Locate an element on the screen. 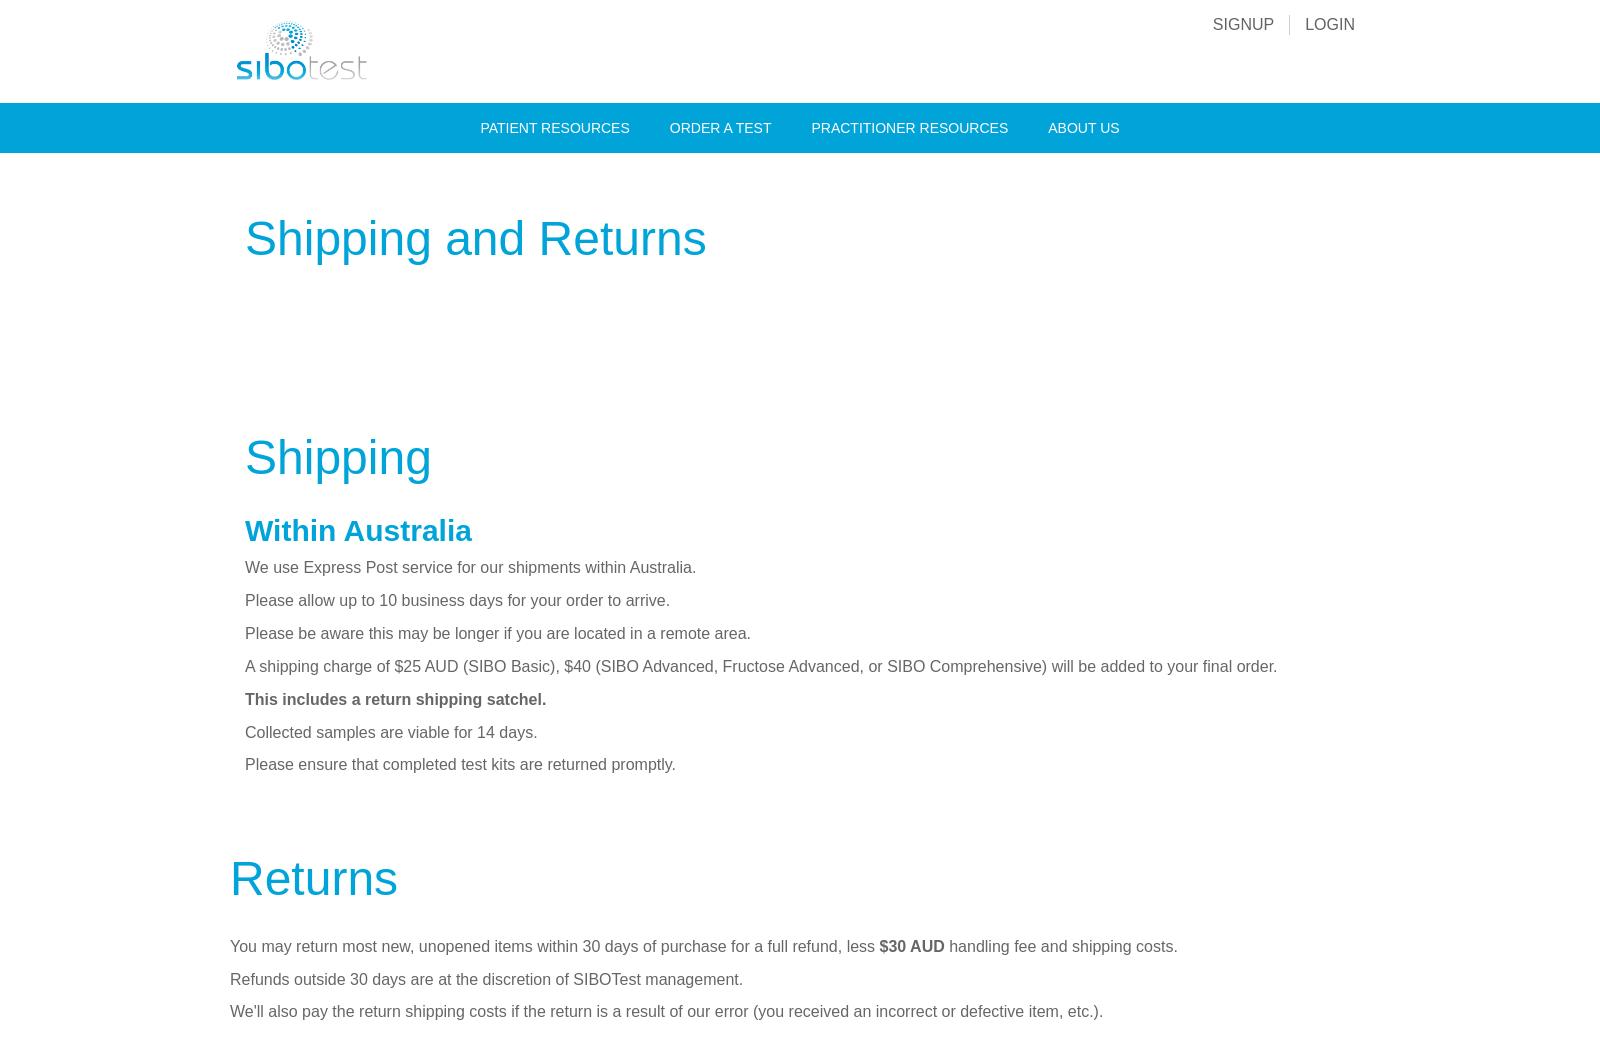 The height and width of the screenshot is (1038, 1600). 'Refunds outside 30 days are at the discretion of SIBOTest management.' is located at coordinates (485, 978).